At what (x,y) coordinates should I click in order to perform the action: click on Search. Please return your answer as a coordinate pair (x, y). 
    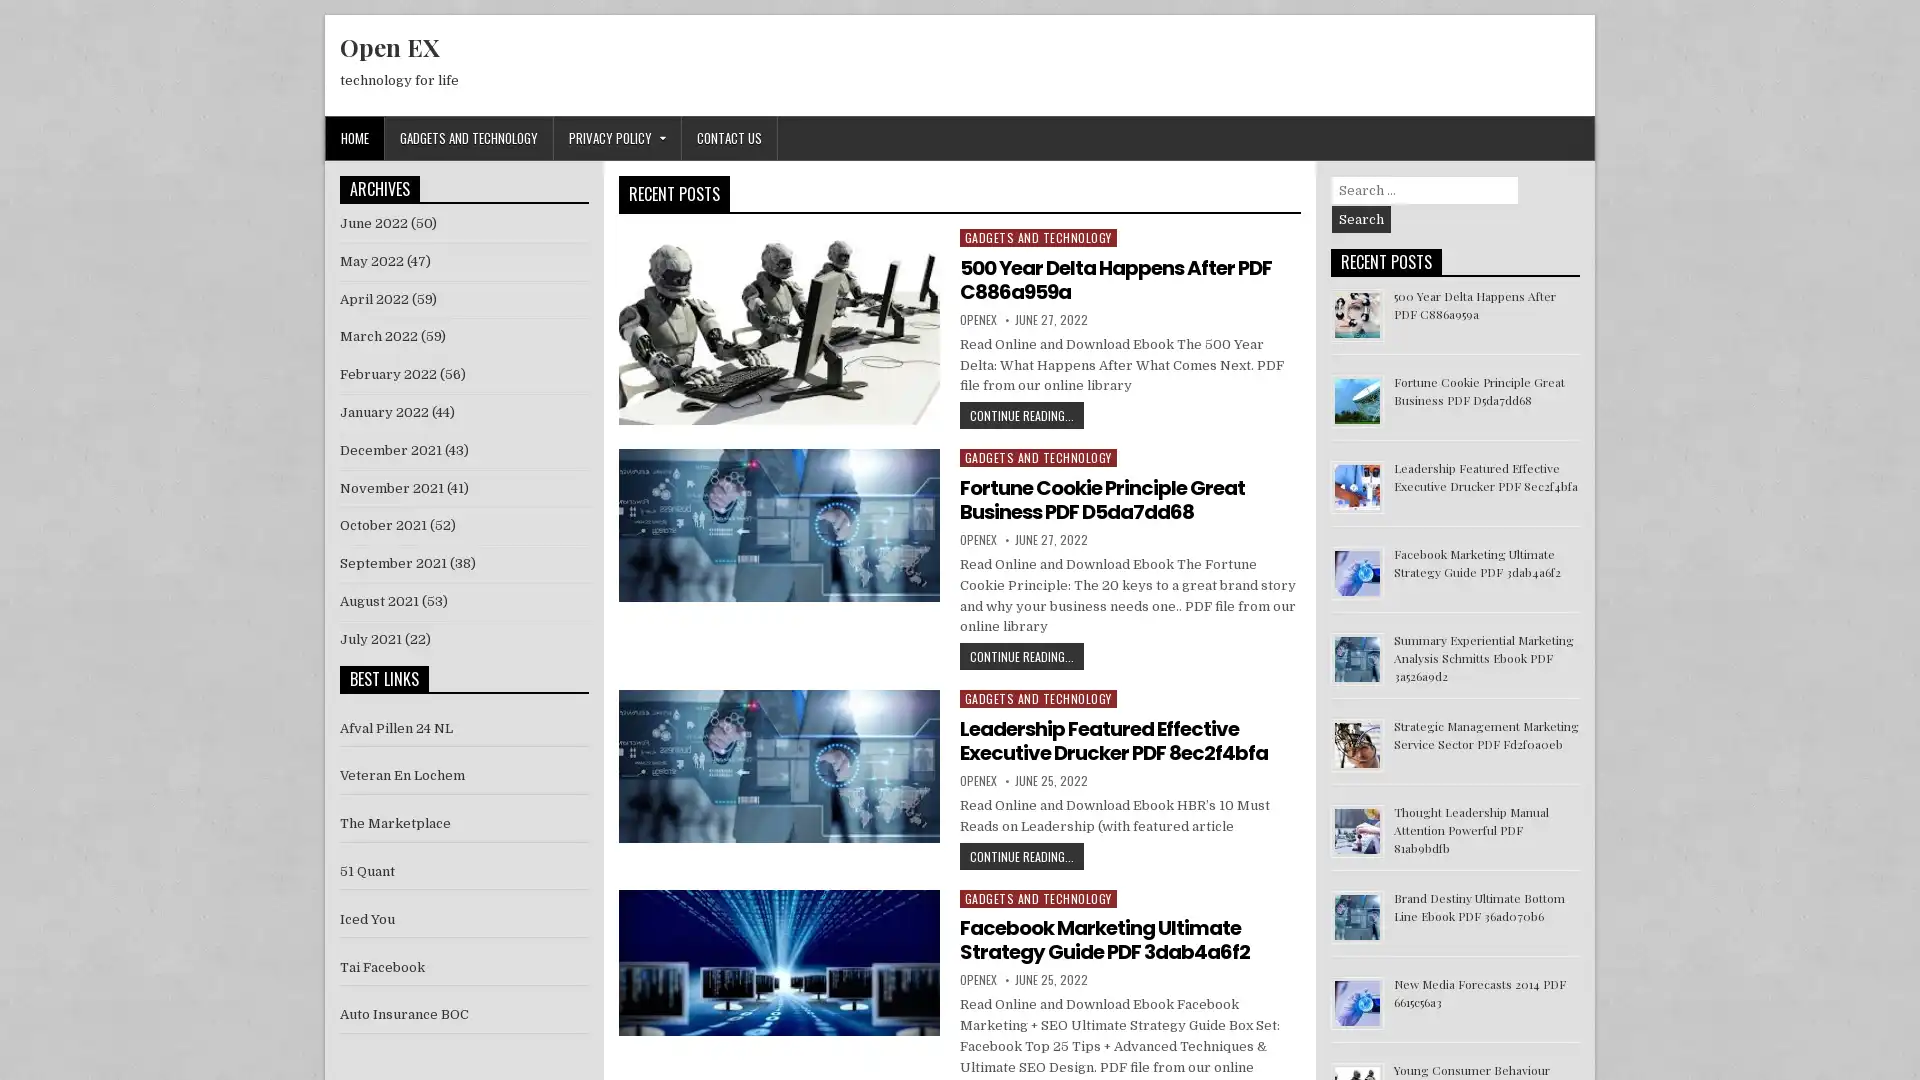
    Looking at the image, I should click on (1360, 219).